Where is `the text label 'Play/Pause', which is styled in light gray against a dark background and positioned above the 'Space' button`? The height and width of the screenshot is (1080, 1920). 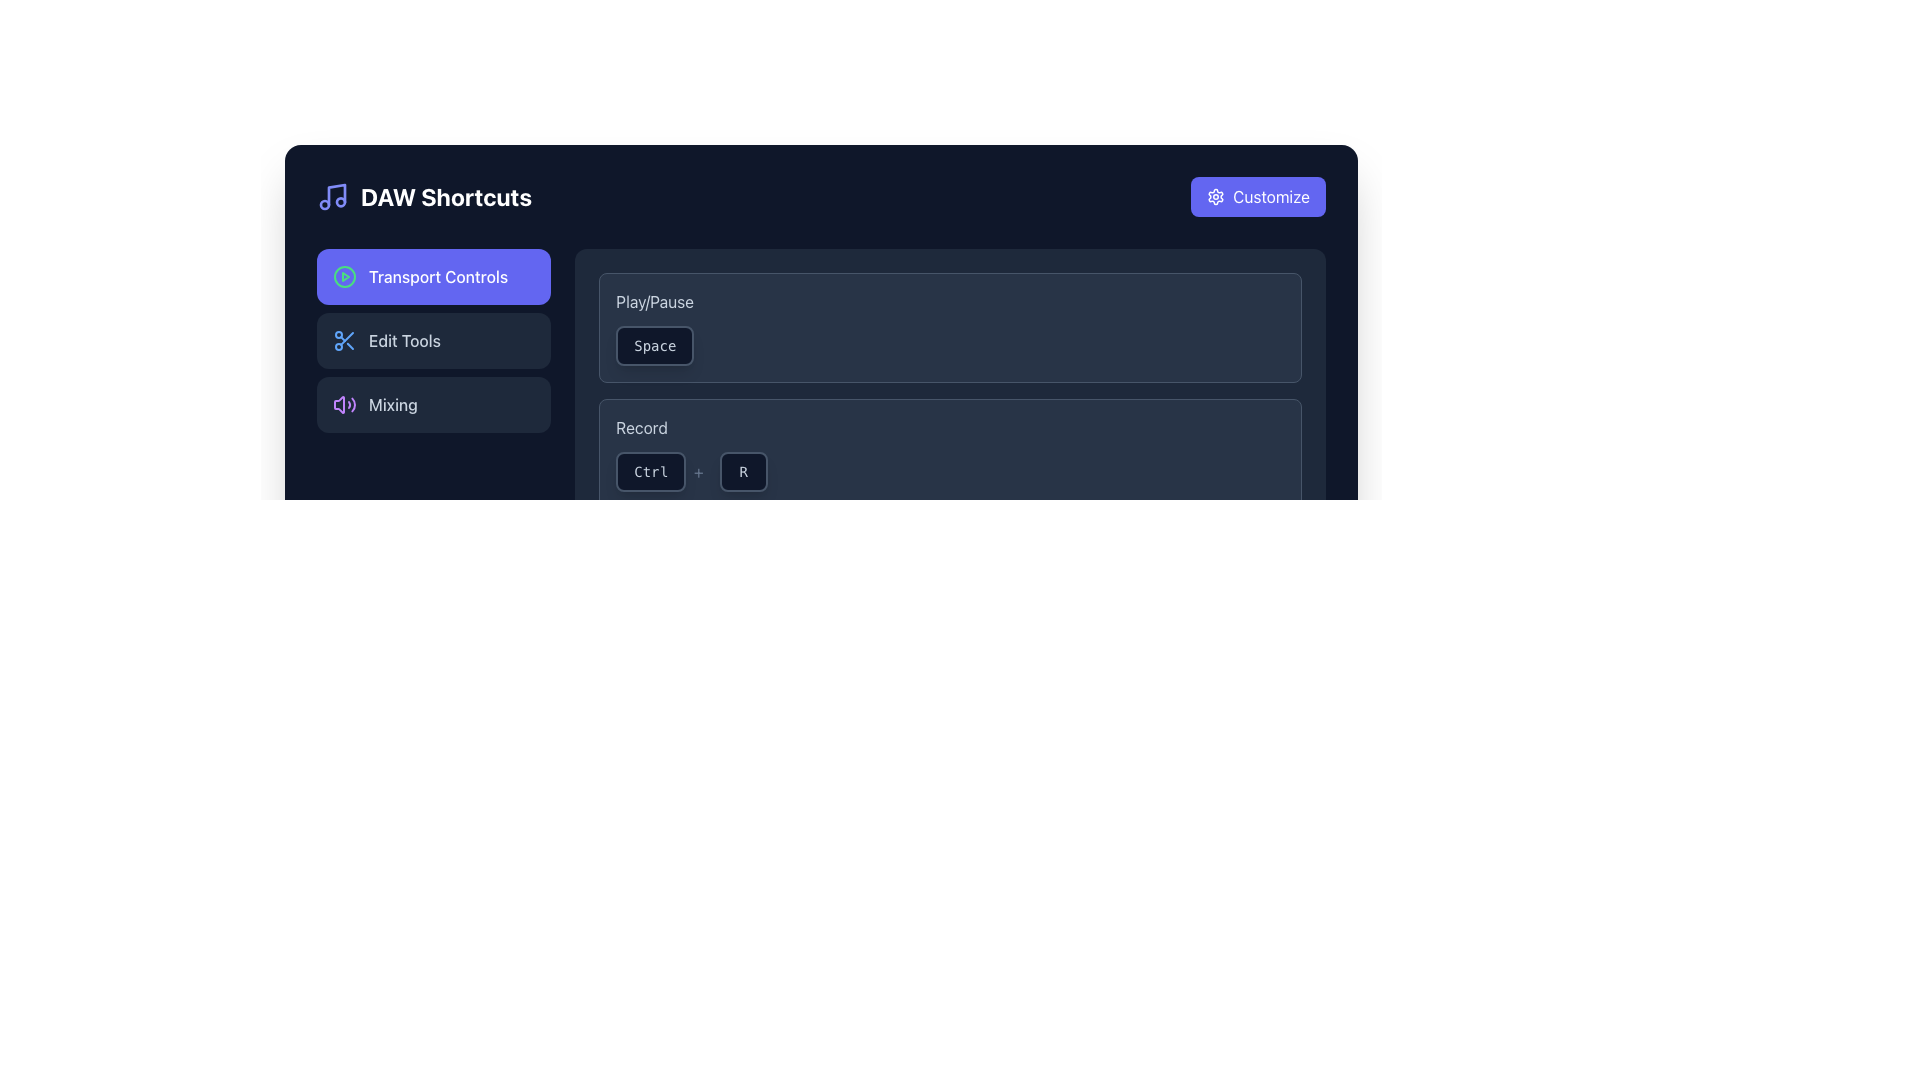 the text label 'Play/Pause', which is styled in light gray against a dark background and positioned above the 'Space' button is located at coordinates (655, 301).